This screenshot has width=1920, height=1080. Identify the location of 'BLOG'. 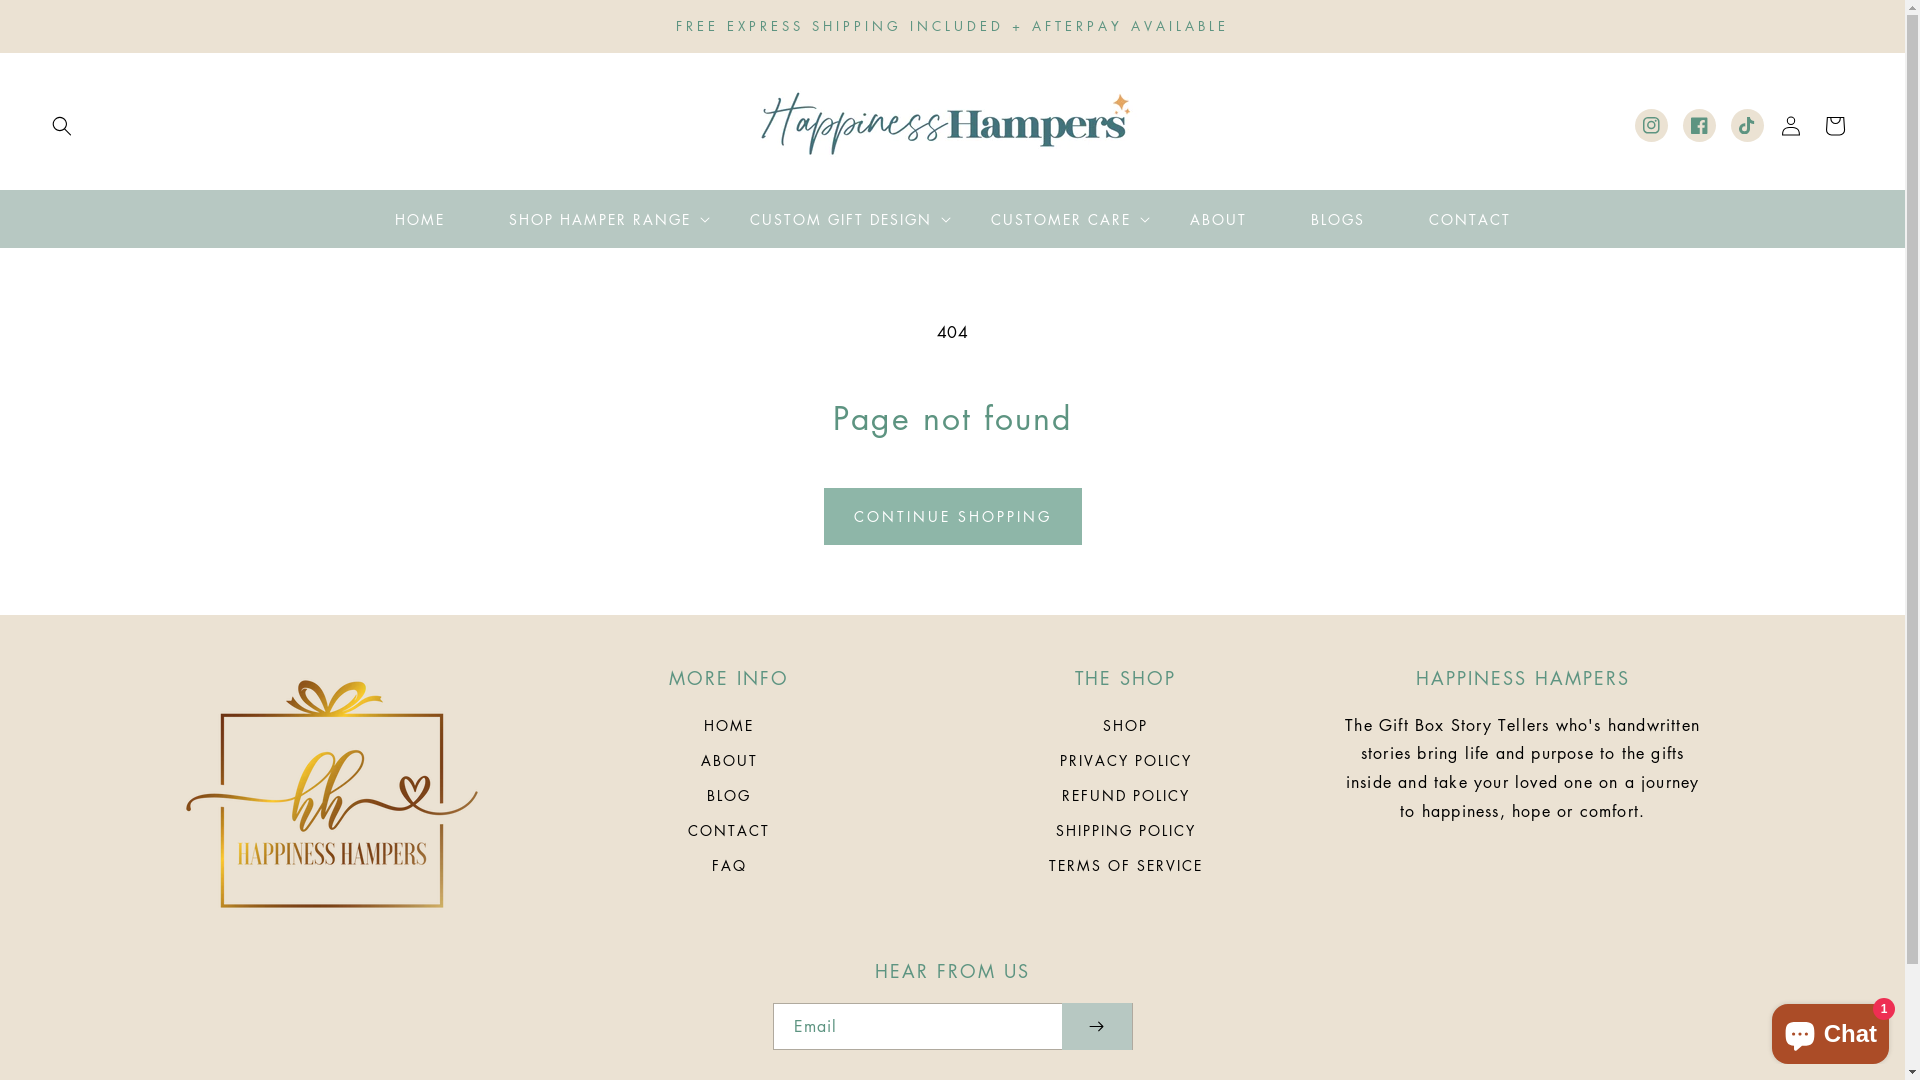
(728, 794).